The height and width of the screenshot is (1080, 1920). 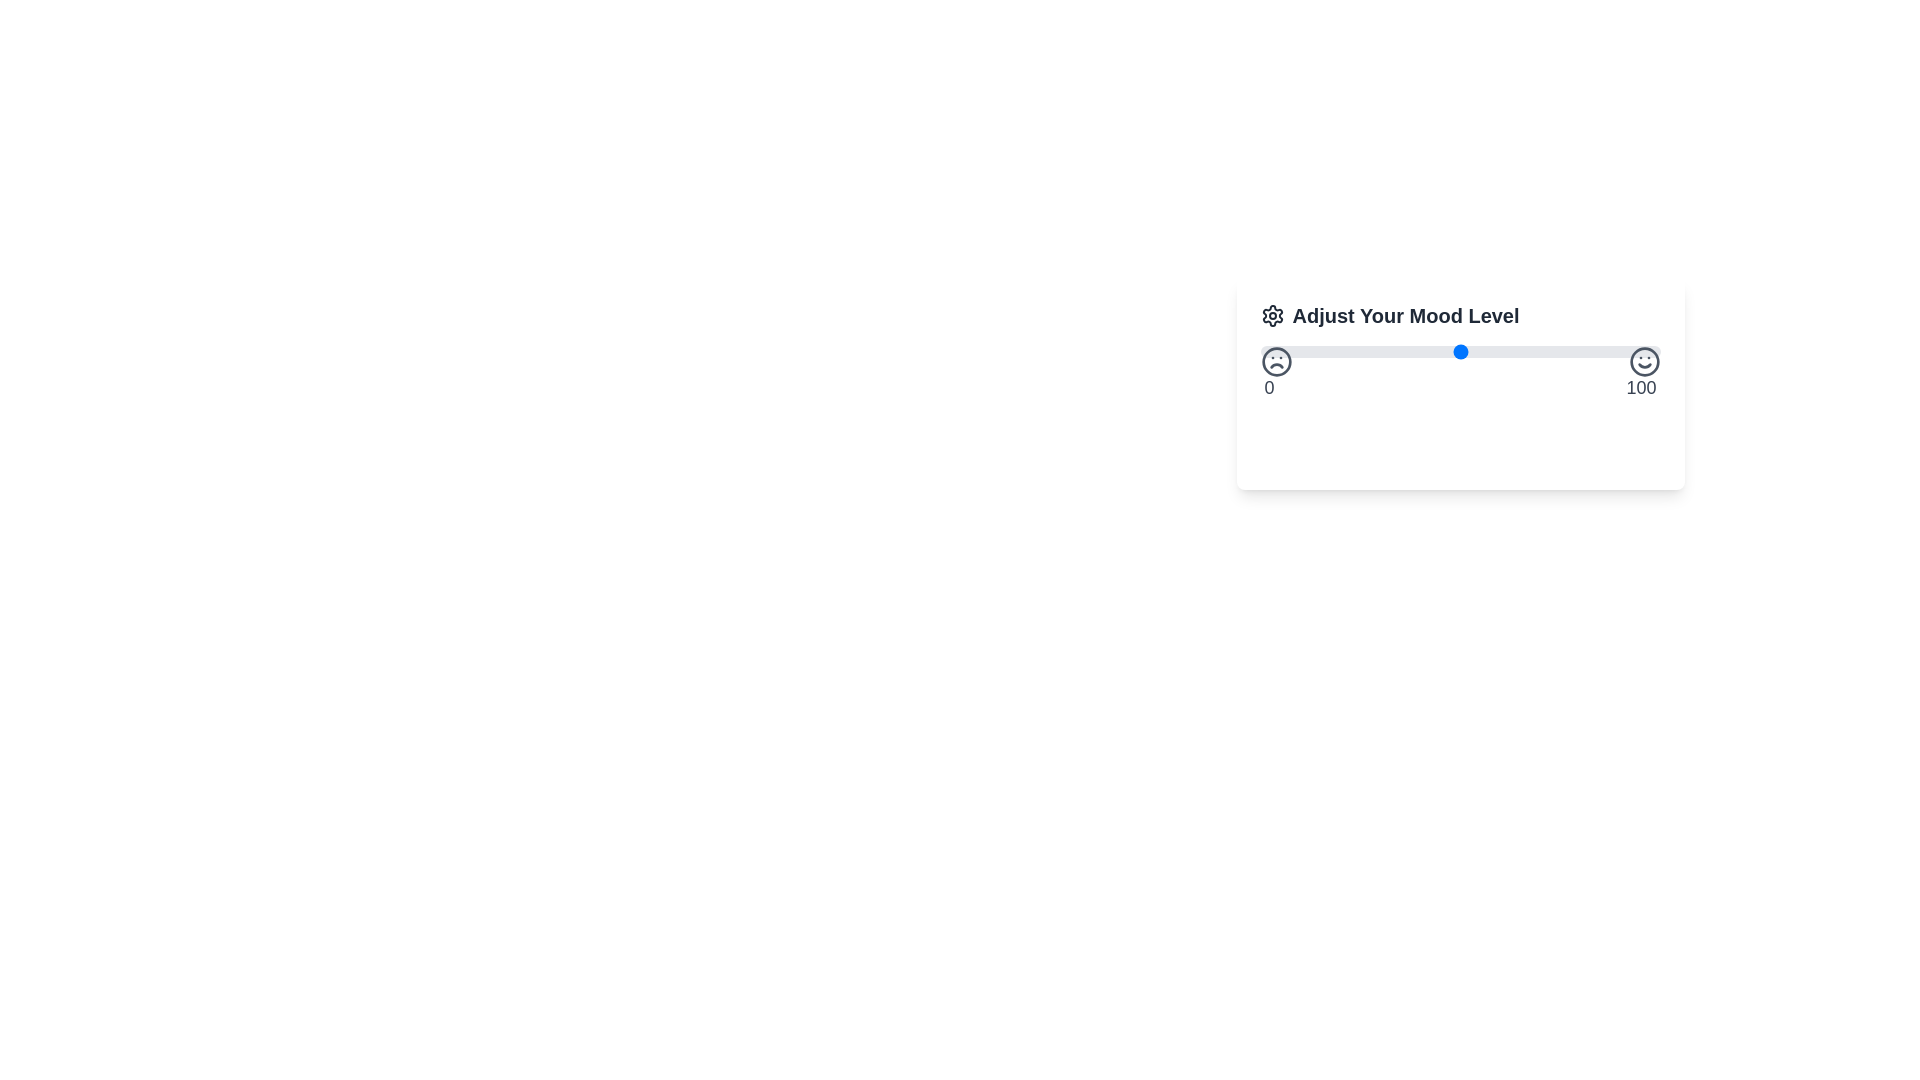 What do you see at coordinates (1271, 315) in the screenshot?
I see `the settings icon related to 'Adjust Your Mood Level'` at bounding box center [1271, 315].